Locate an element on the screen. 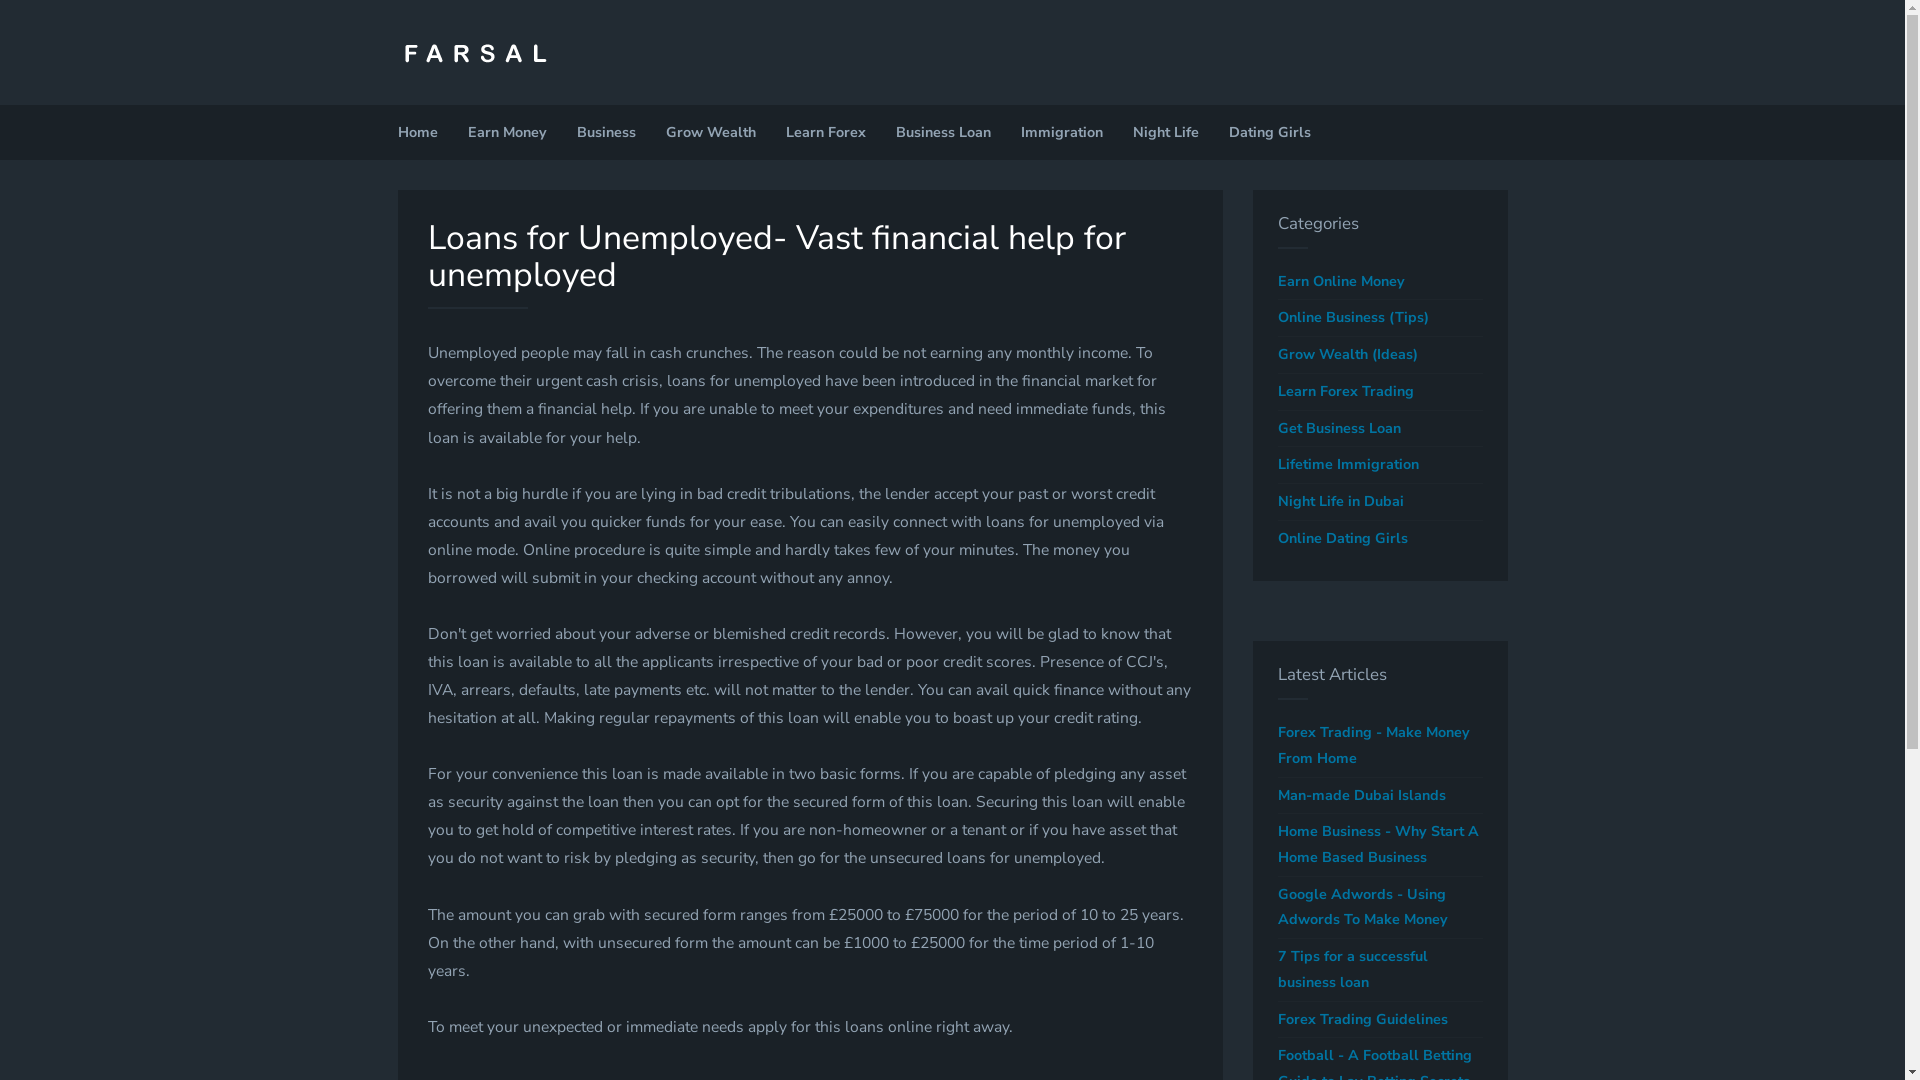  'Online Business (Tips)' is located at coordinates (1379, 316).